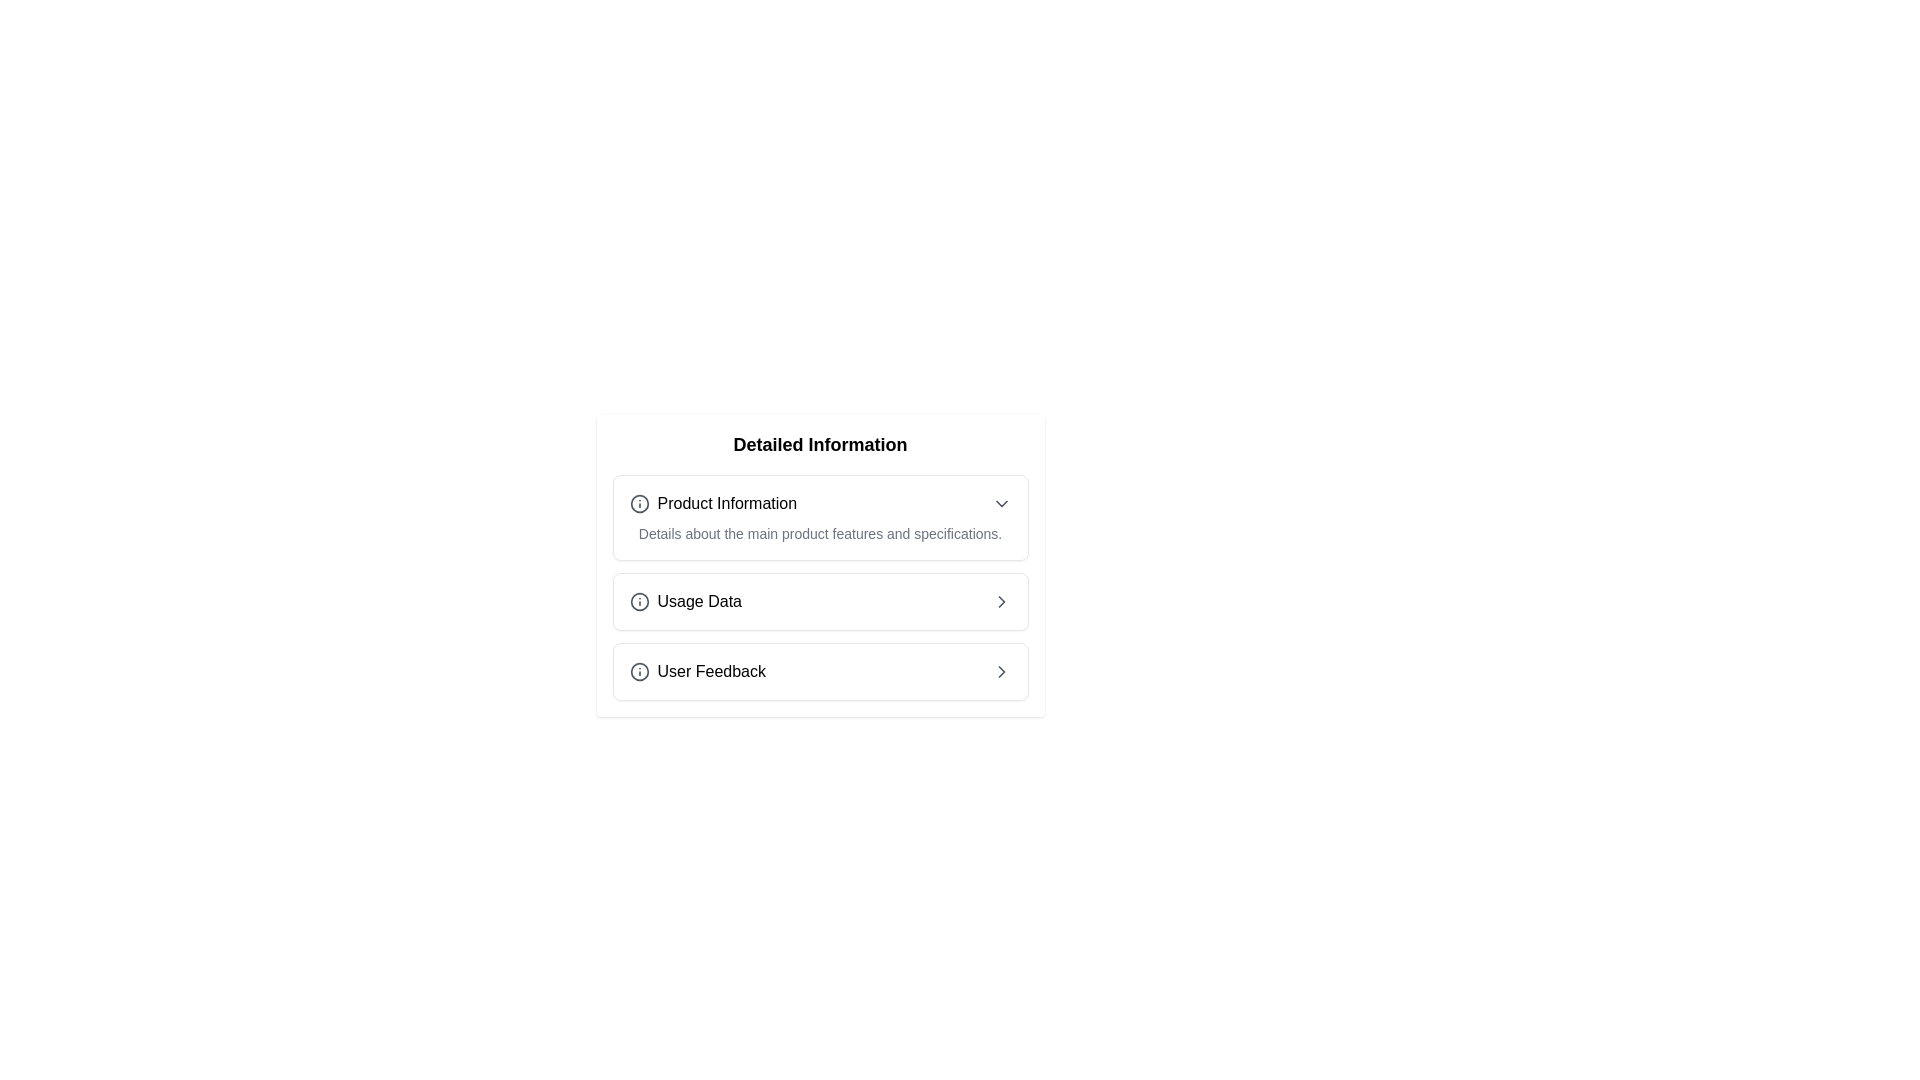  I want to click on the static text providing additional information about the 'Product Information' section, located immediately below the 'Product Information' heading, so click(820, 532).